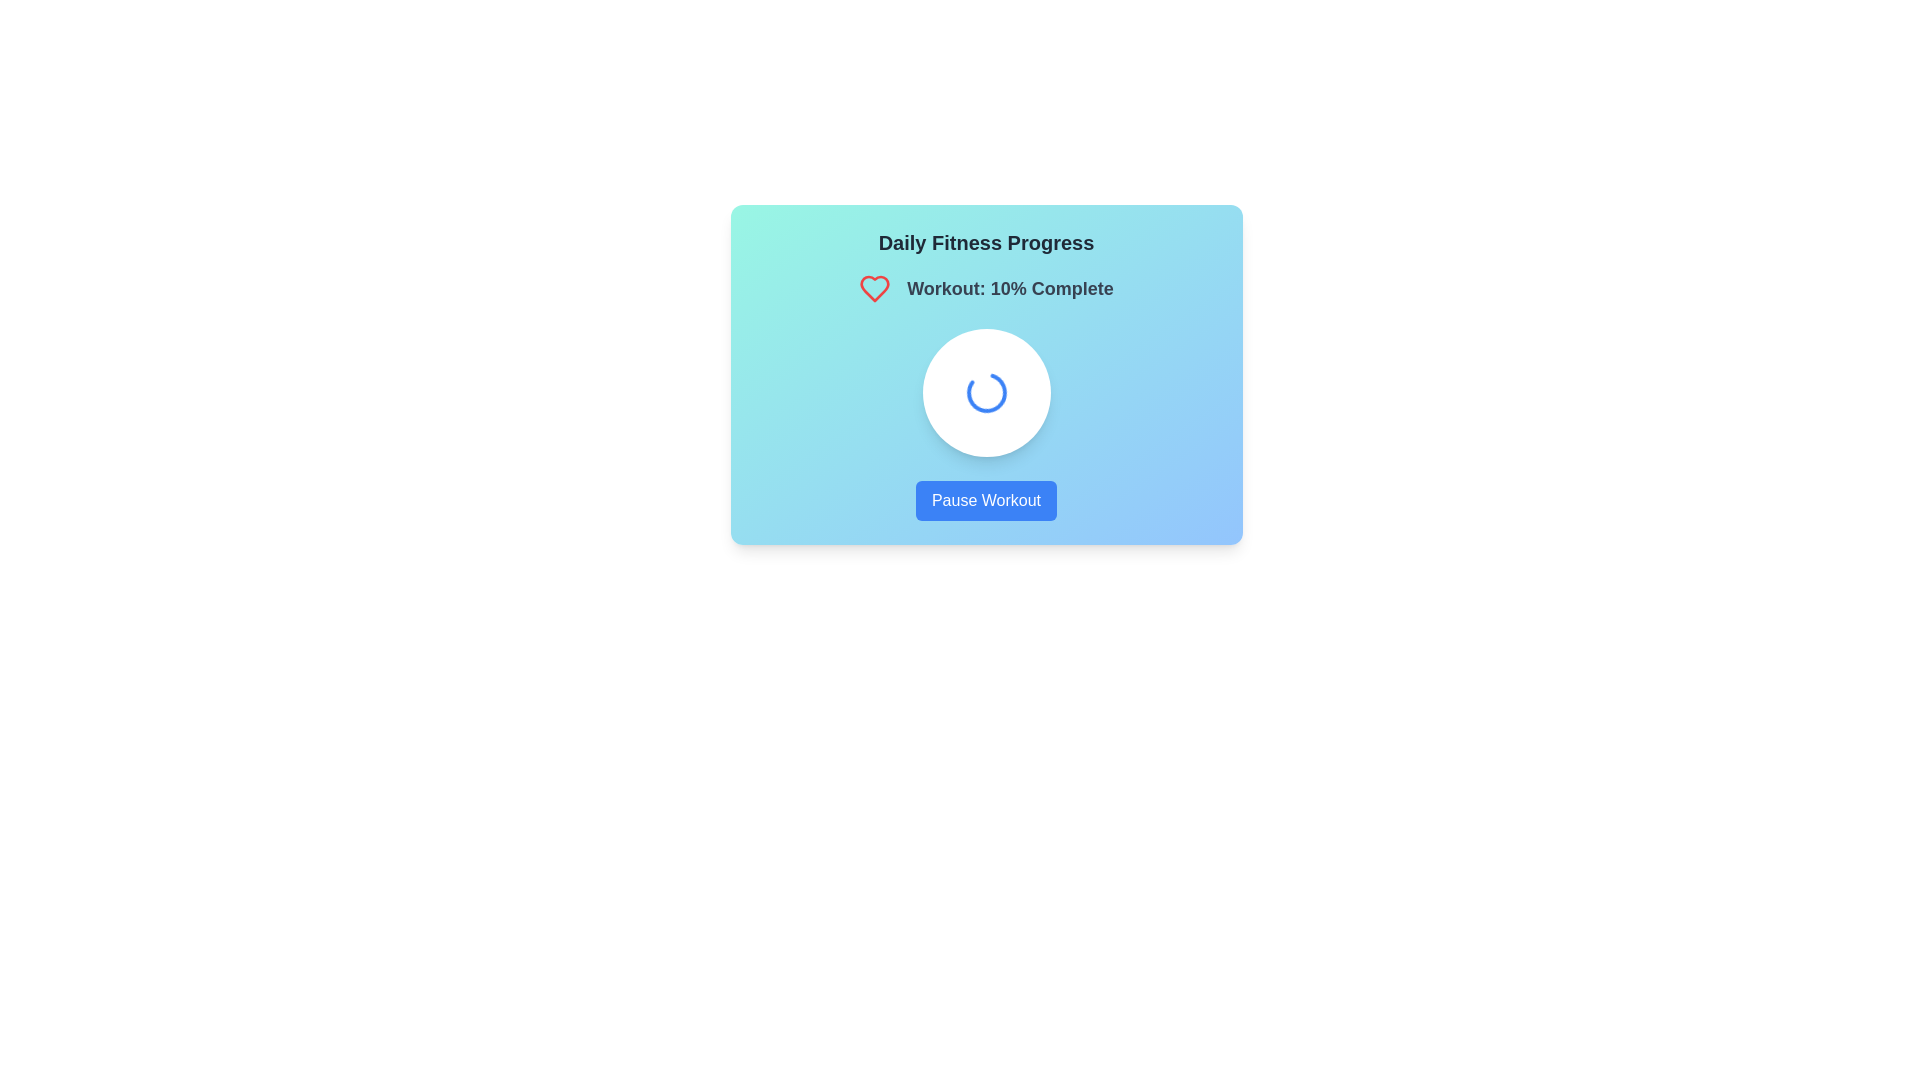 Image resolution: width=1920 pixels, height=1080 pixels. I want to click on the heart icon, which is the first element in a horizontal arrangement indicating workout progress, so click(880, 289).